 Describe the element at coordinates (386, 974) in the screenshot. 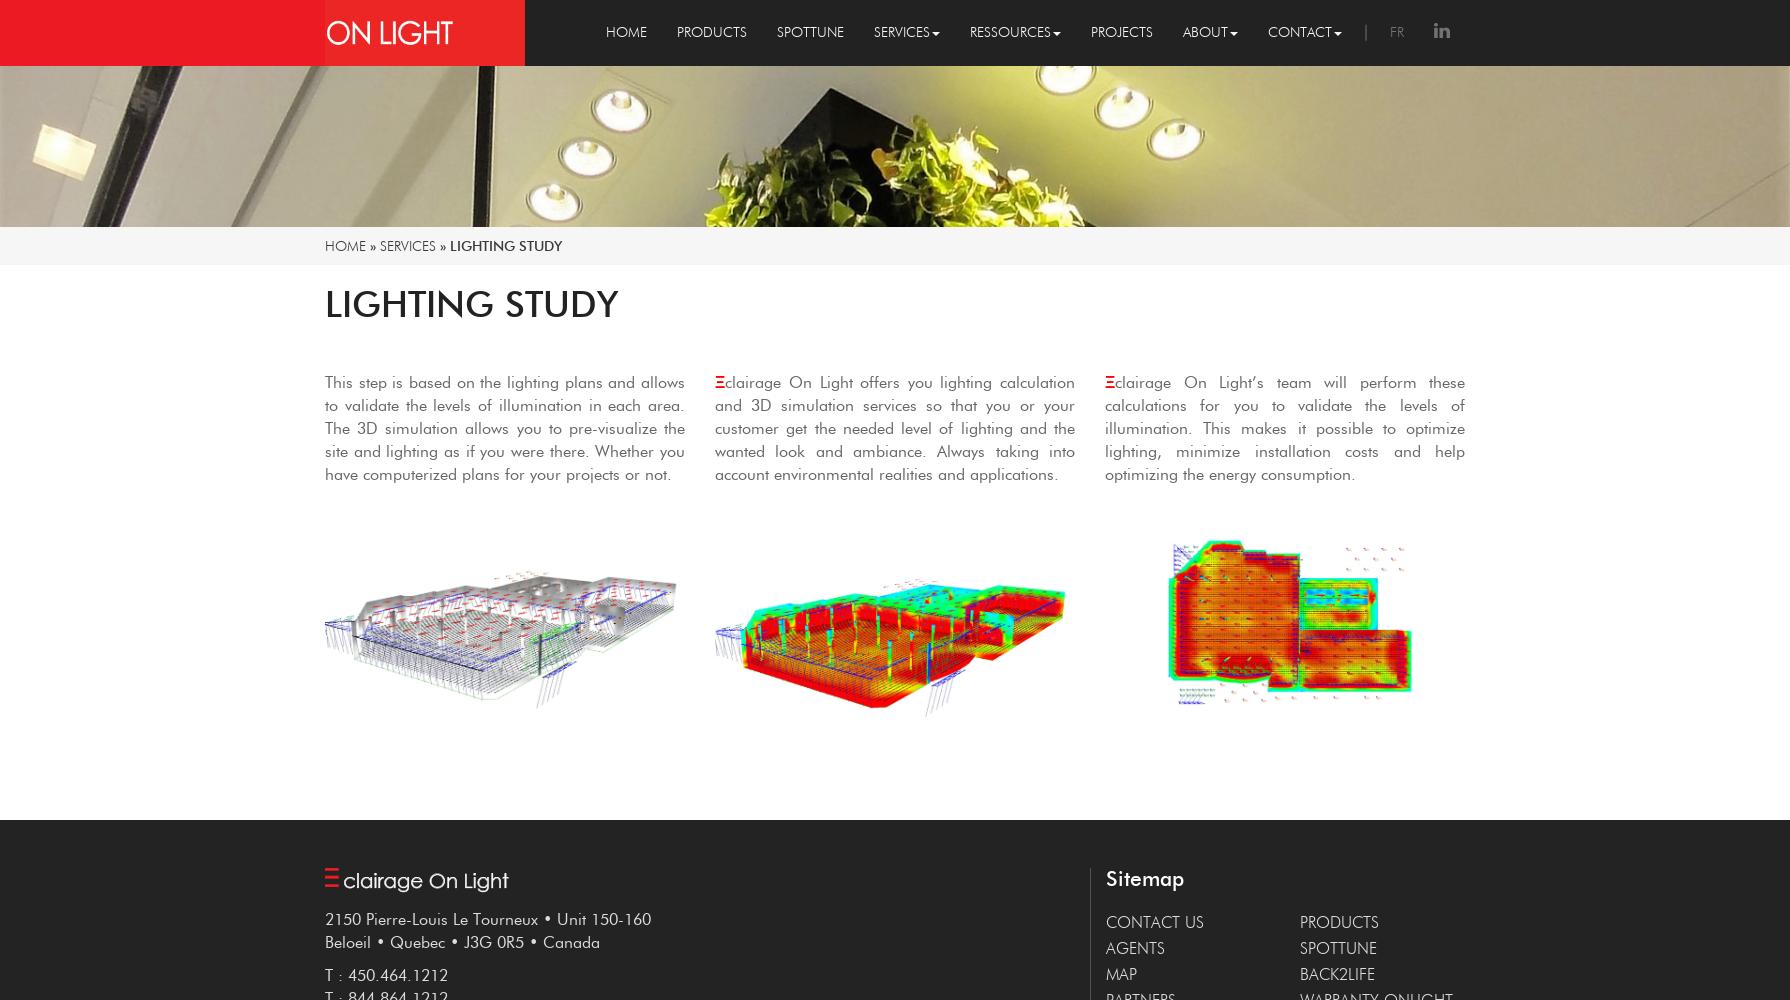

I see `'T : 450.464.1212'` at that location.